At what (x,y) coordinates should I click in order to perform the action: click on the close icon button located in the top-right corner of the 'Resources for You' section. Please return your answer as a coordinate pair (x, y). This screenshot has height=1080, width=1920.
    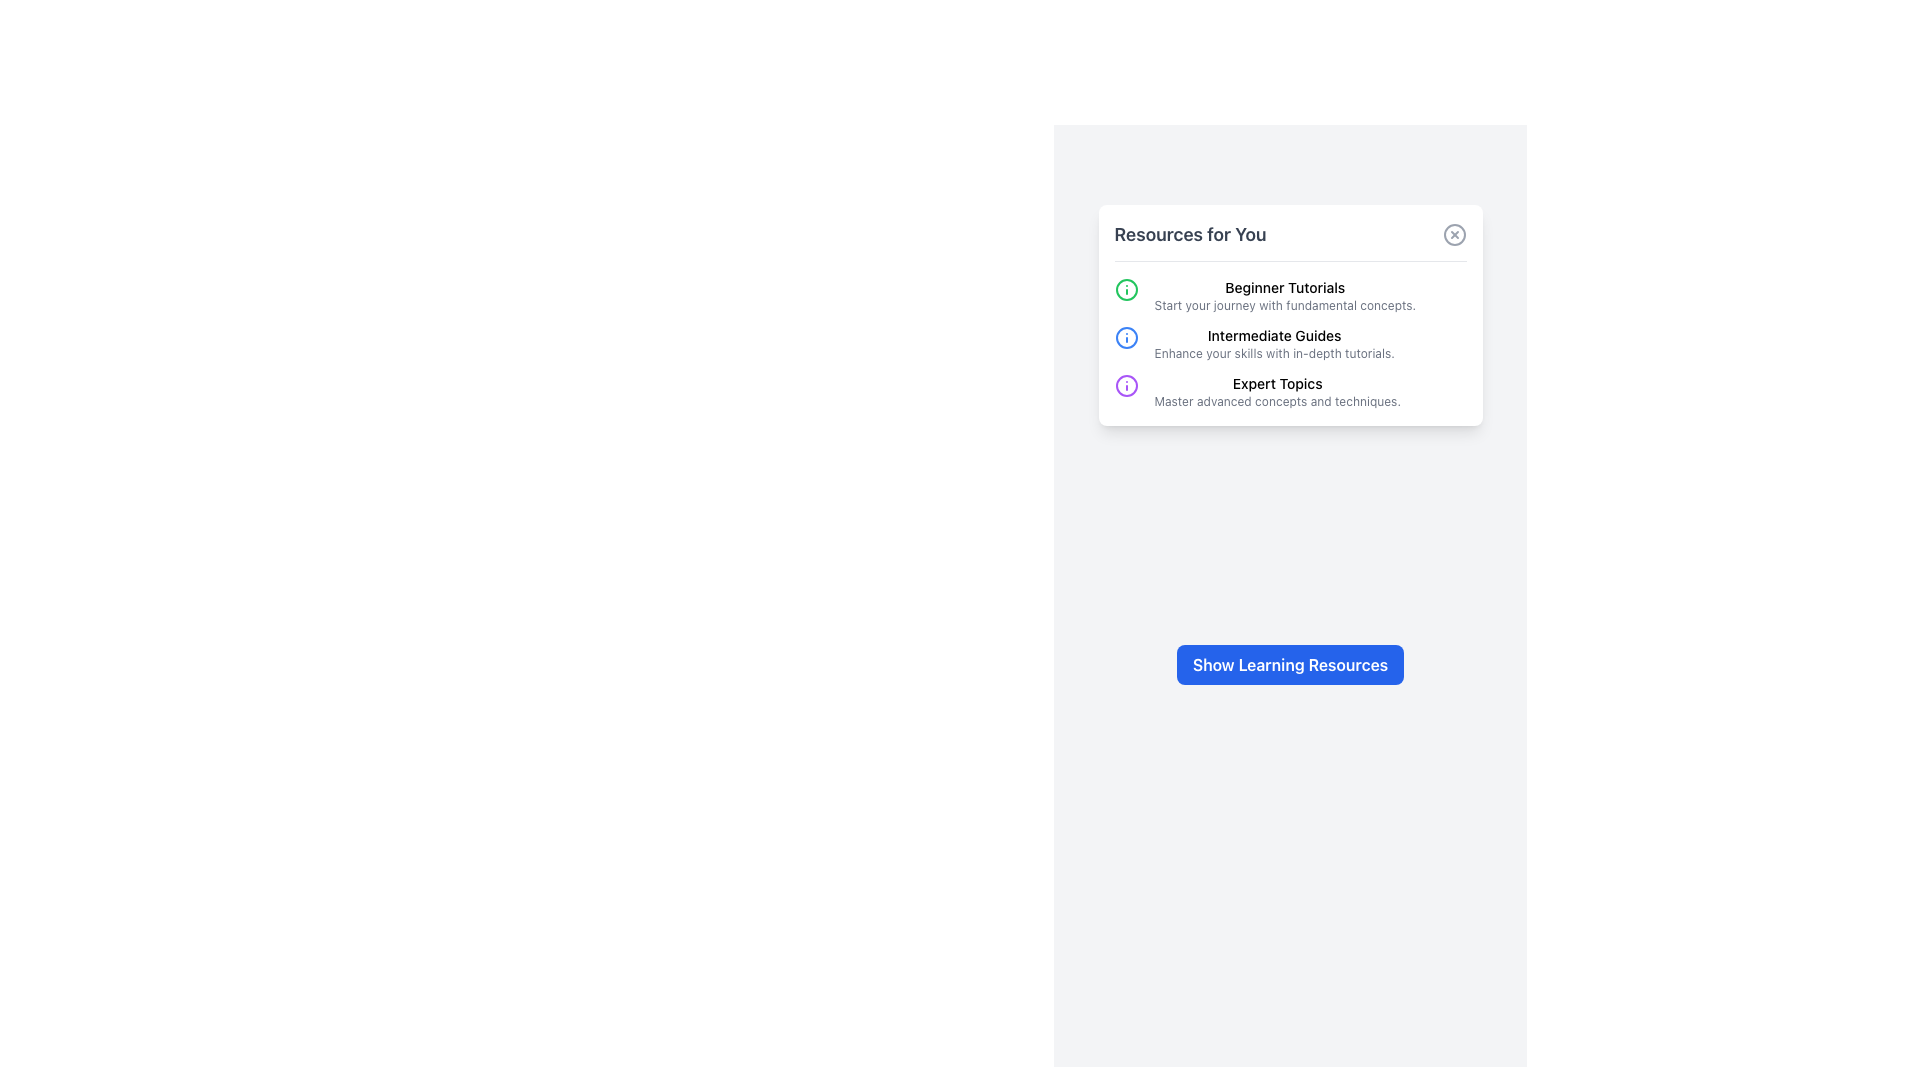
    Looking at the image, I should click on (1454, 234).